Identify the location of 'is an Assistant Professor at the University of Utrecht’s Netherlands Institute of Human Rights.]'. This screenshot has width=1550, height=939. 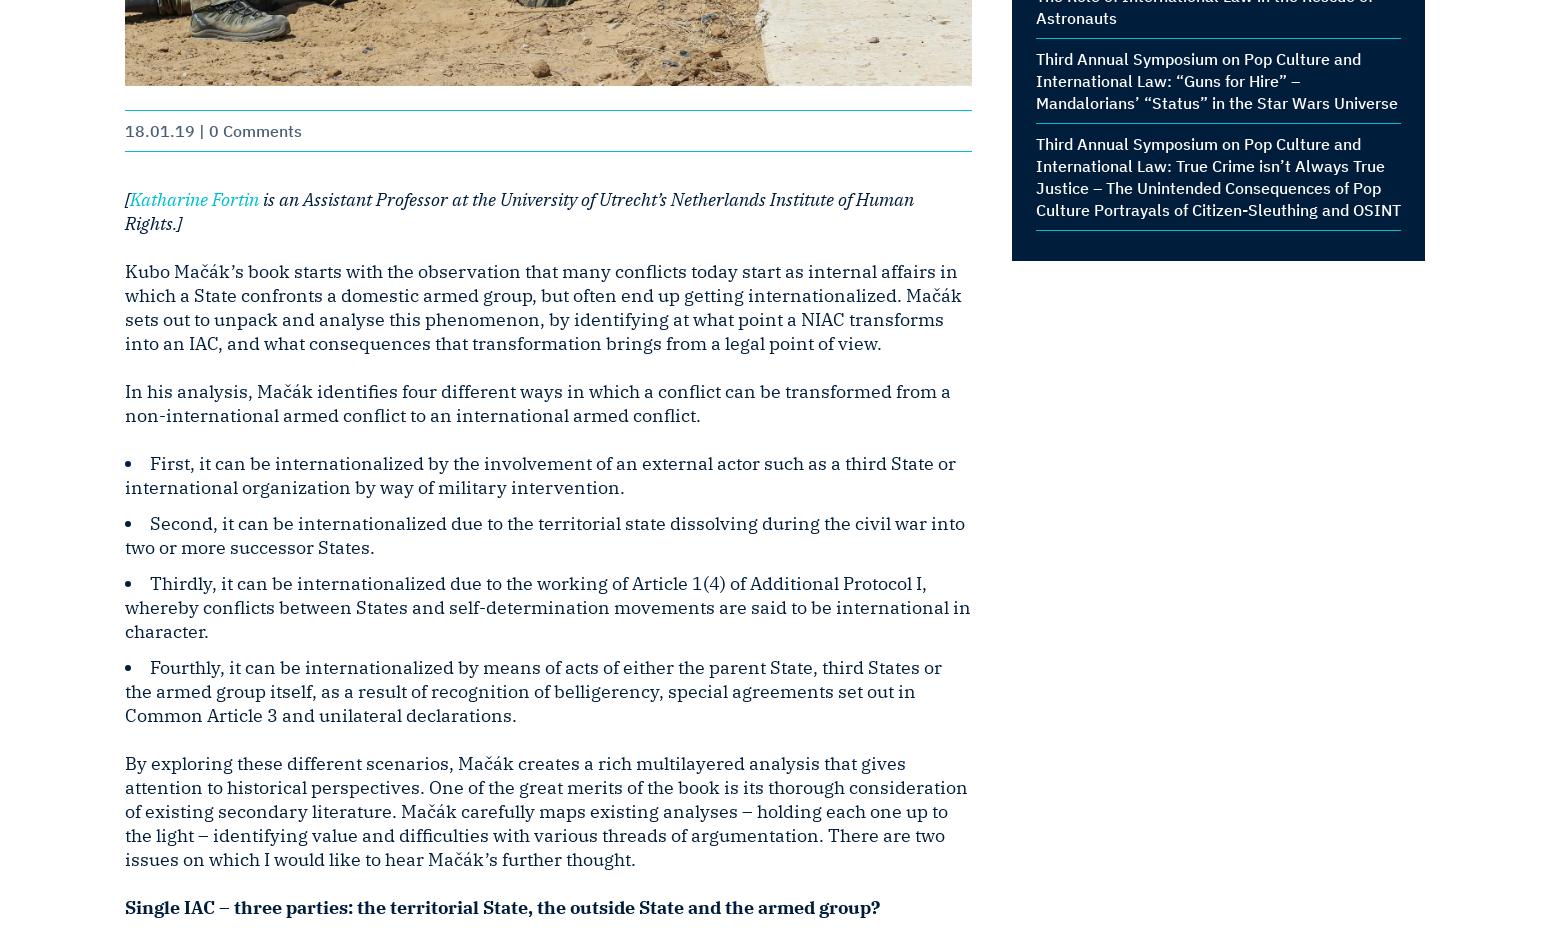
(518, 210).